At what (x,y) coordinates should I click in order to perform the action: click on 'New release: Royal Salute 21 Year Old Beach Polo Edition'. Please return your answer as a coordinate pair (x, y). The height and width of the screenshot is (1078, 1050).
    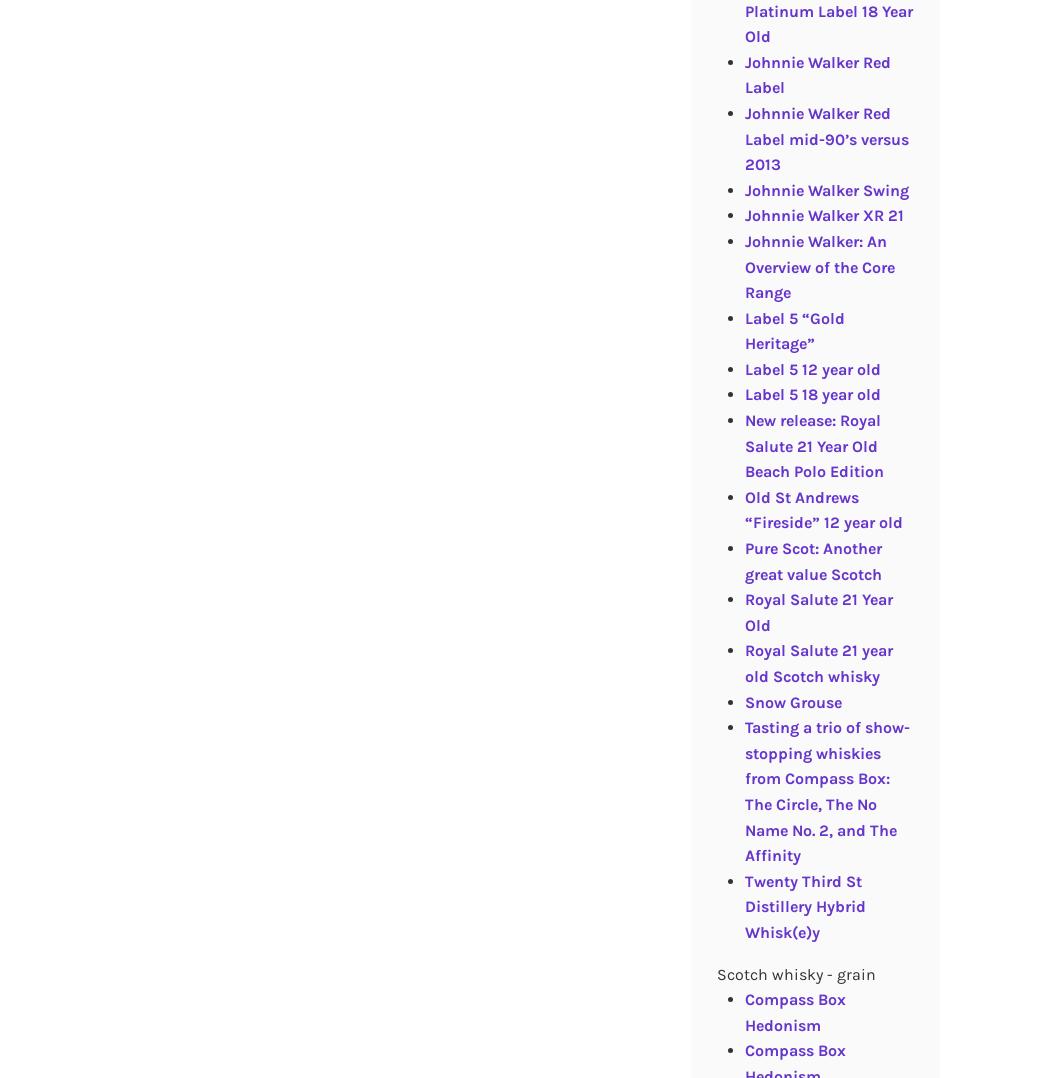
    Looking at the image, I should click on (812, 445).